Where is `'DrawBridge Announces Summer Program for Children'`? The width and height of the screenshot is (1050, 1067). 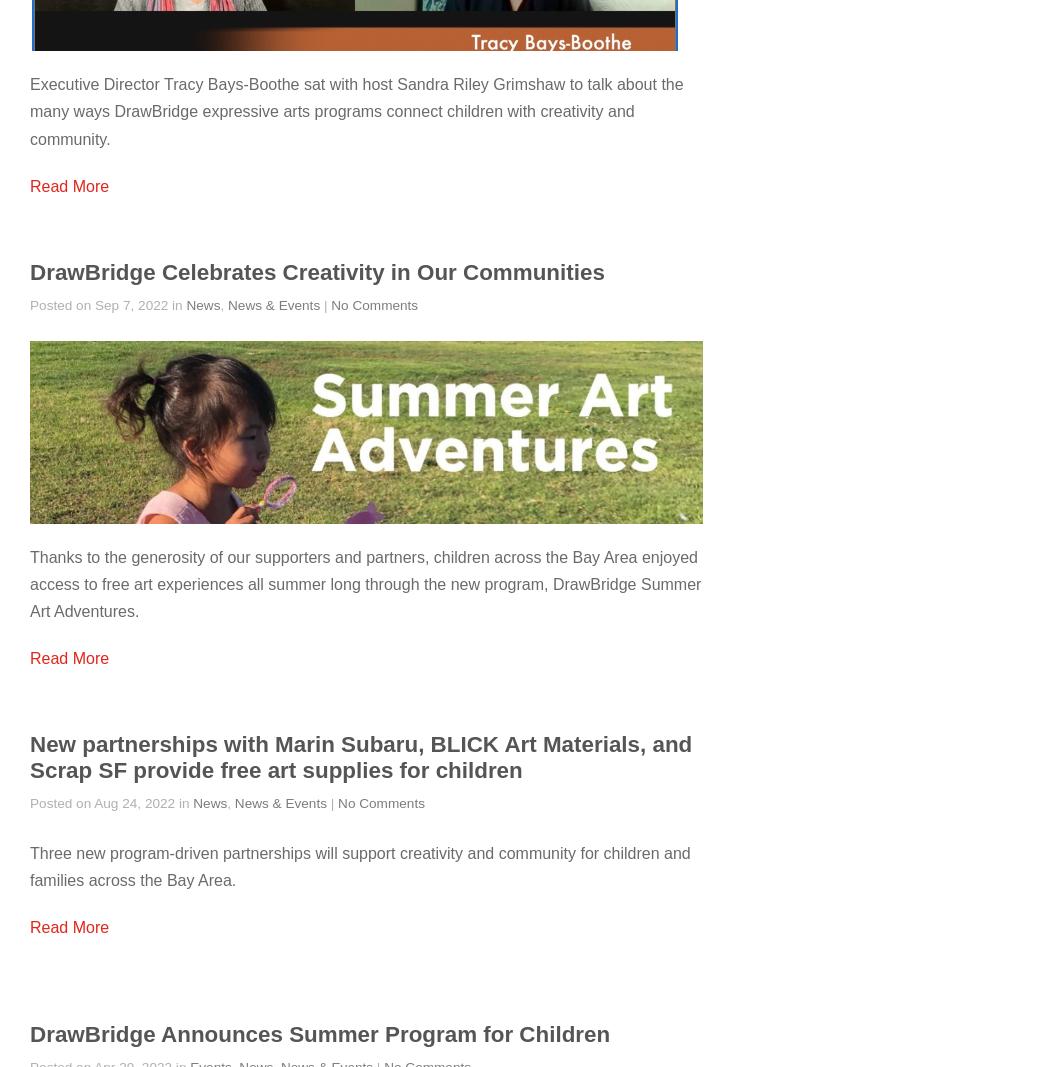
'DrawBridge Announces Summer Program for Children' is located at coordinates (320, 1034).